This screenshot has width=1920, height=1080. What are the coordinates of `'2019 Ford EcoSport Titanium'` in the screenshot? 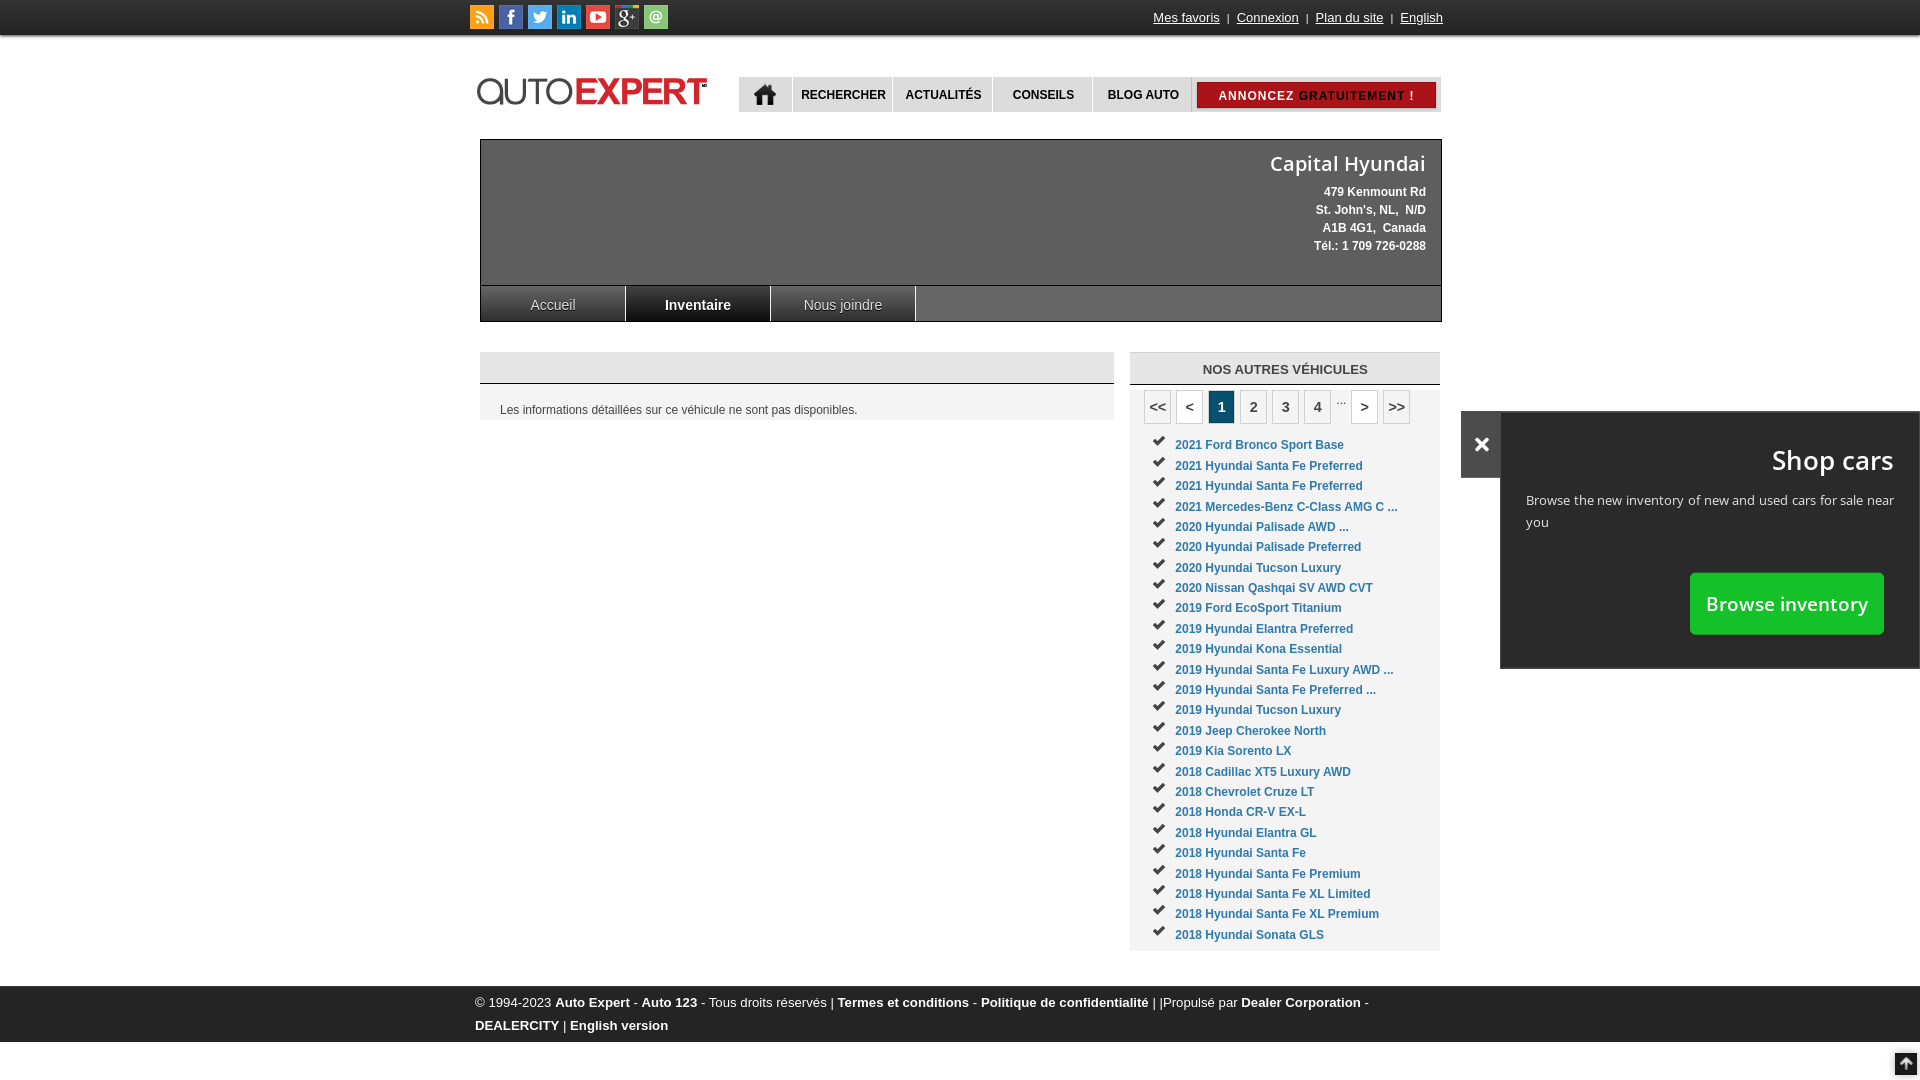 It's located at (1256, 607).